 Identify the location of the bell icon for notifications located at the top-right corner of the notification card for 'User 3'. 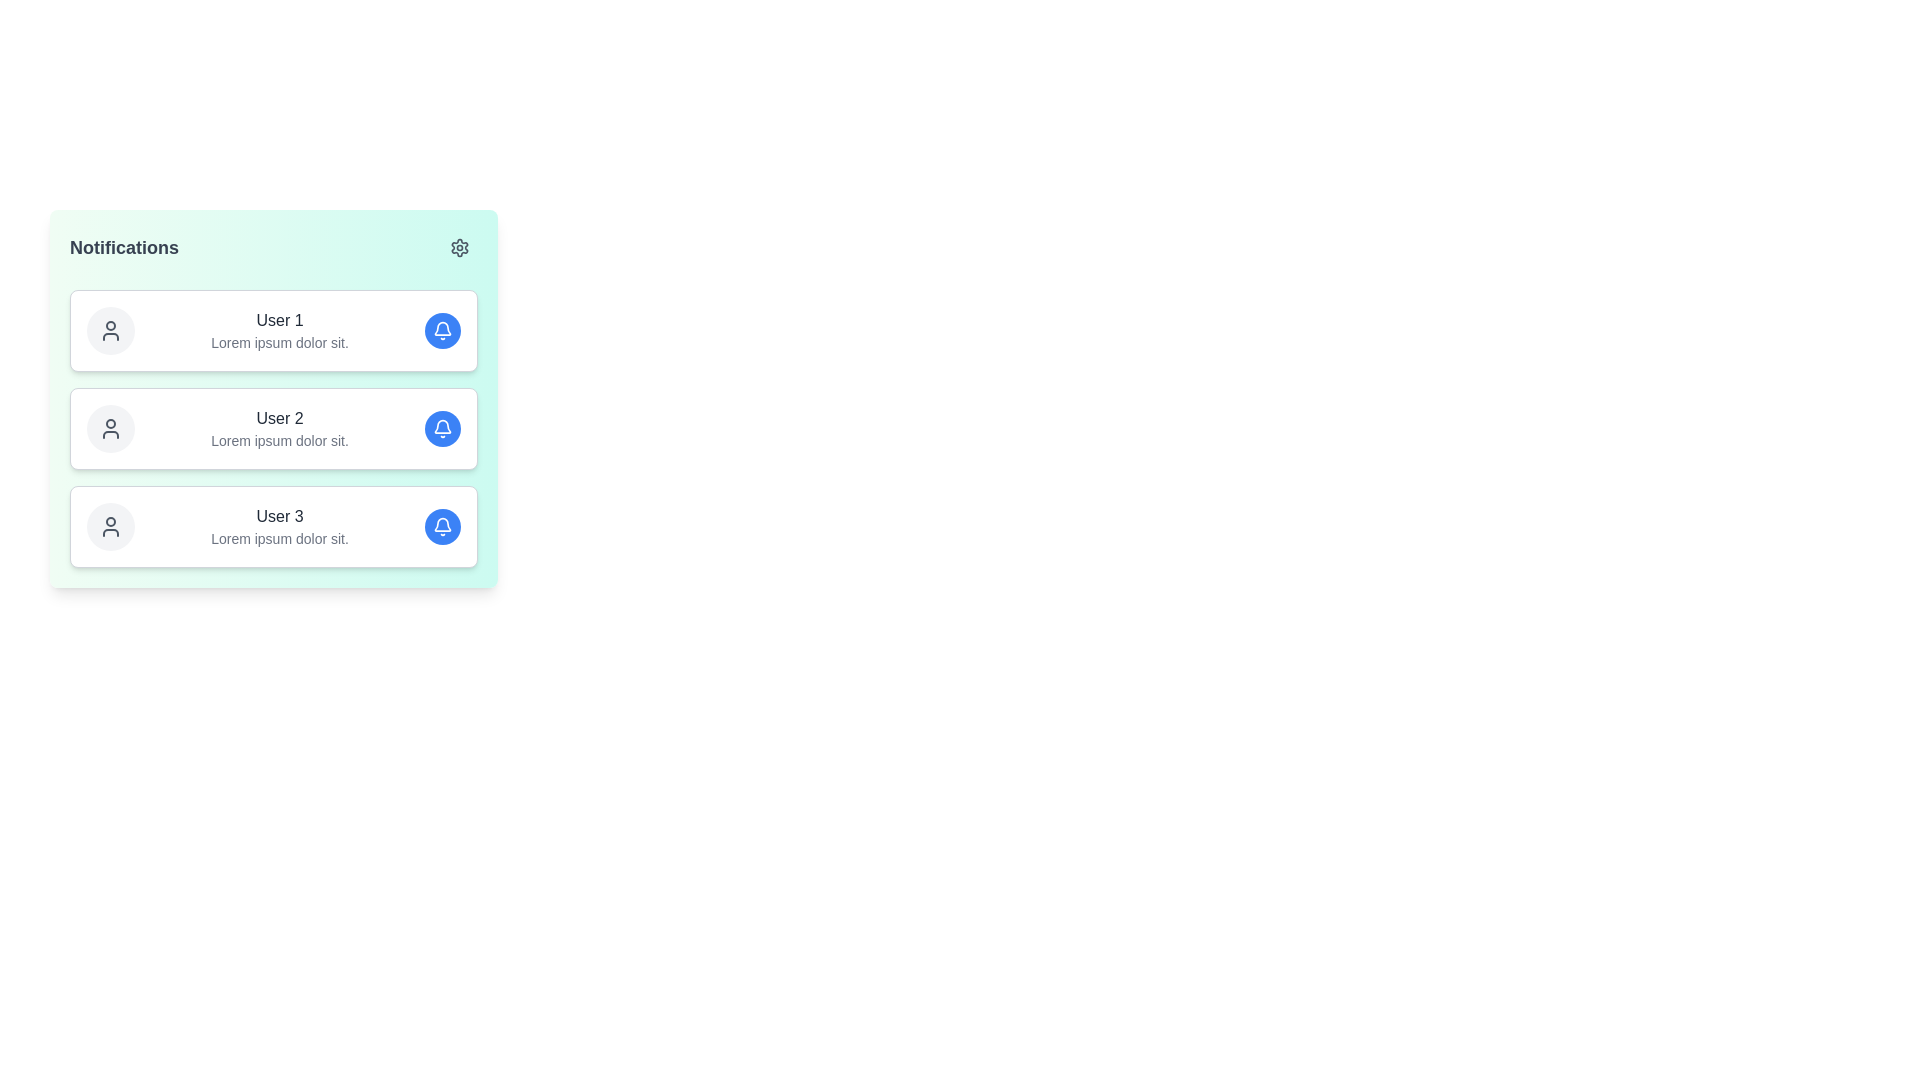
(441, 526).